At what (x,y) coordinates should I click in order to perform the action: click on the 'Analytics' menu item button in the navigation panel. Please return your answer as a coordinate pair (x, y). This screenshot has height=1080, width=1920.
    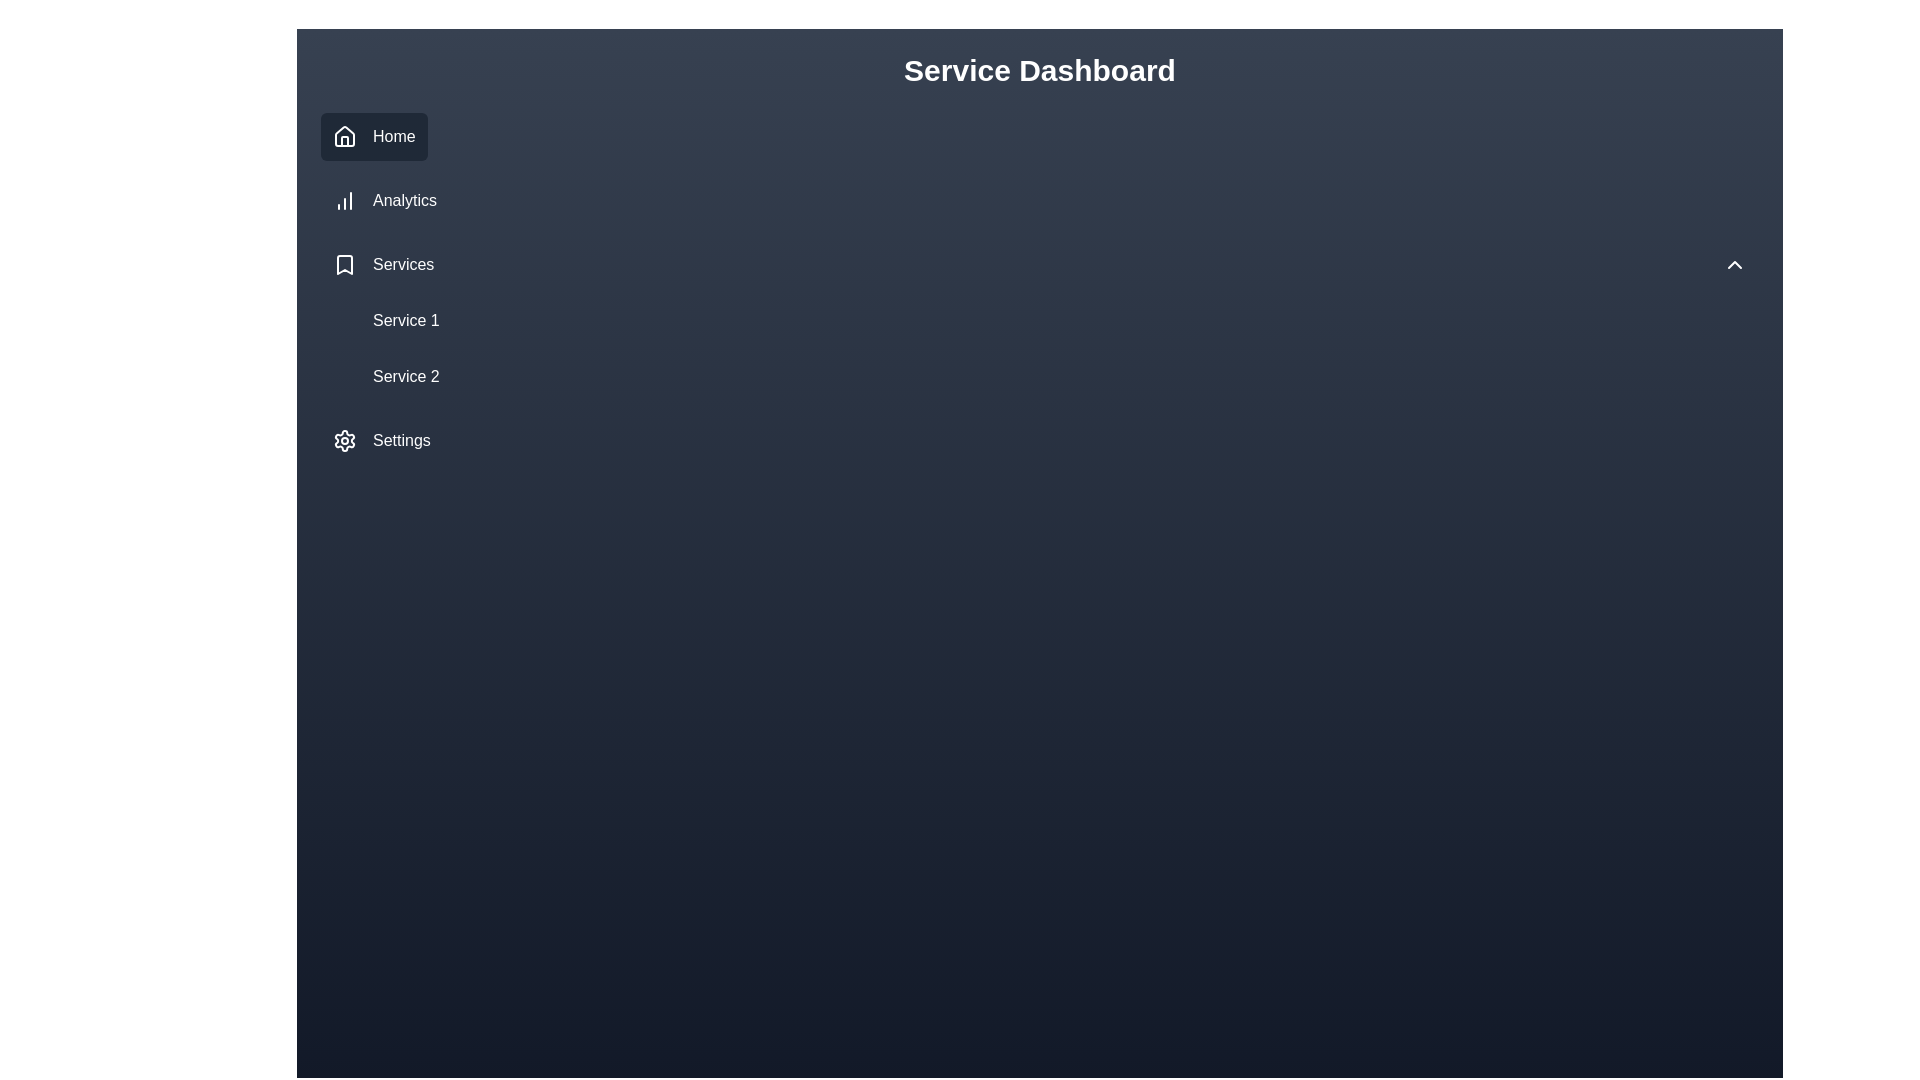
    Looking at the image, I should click on (384, 200).